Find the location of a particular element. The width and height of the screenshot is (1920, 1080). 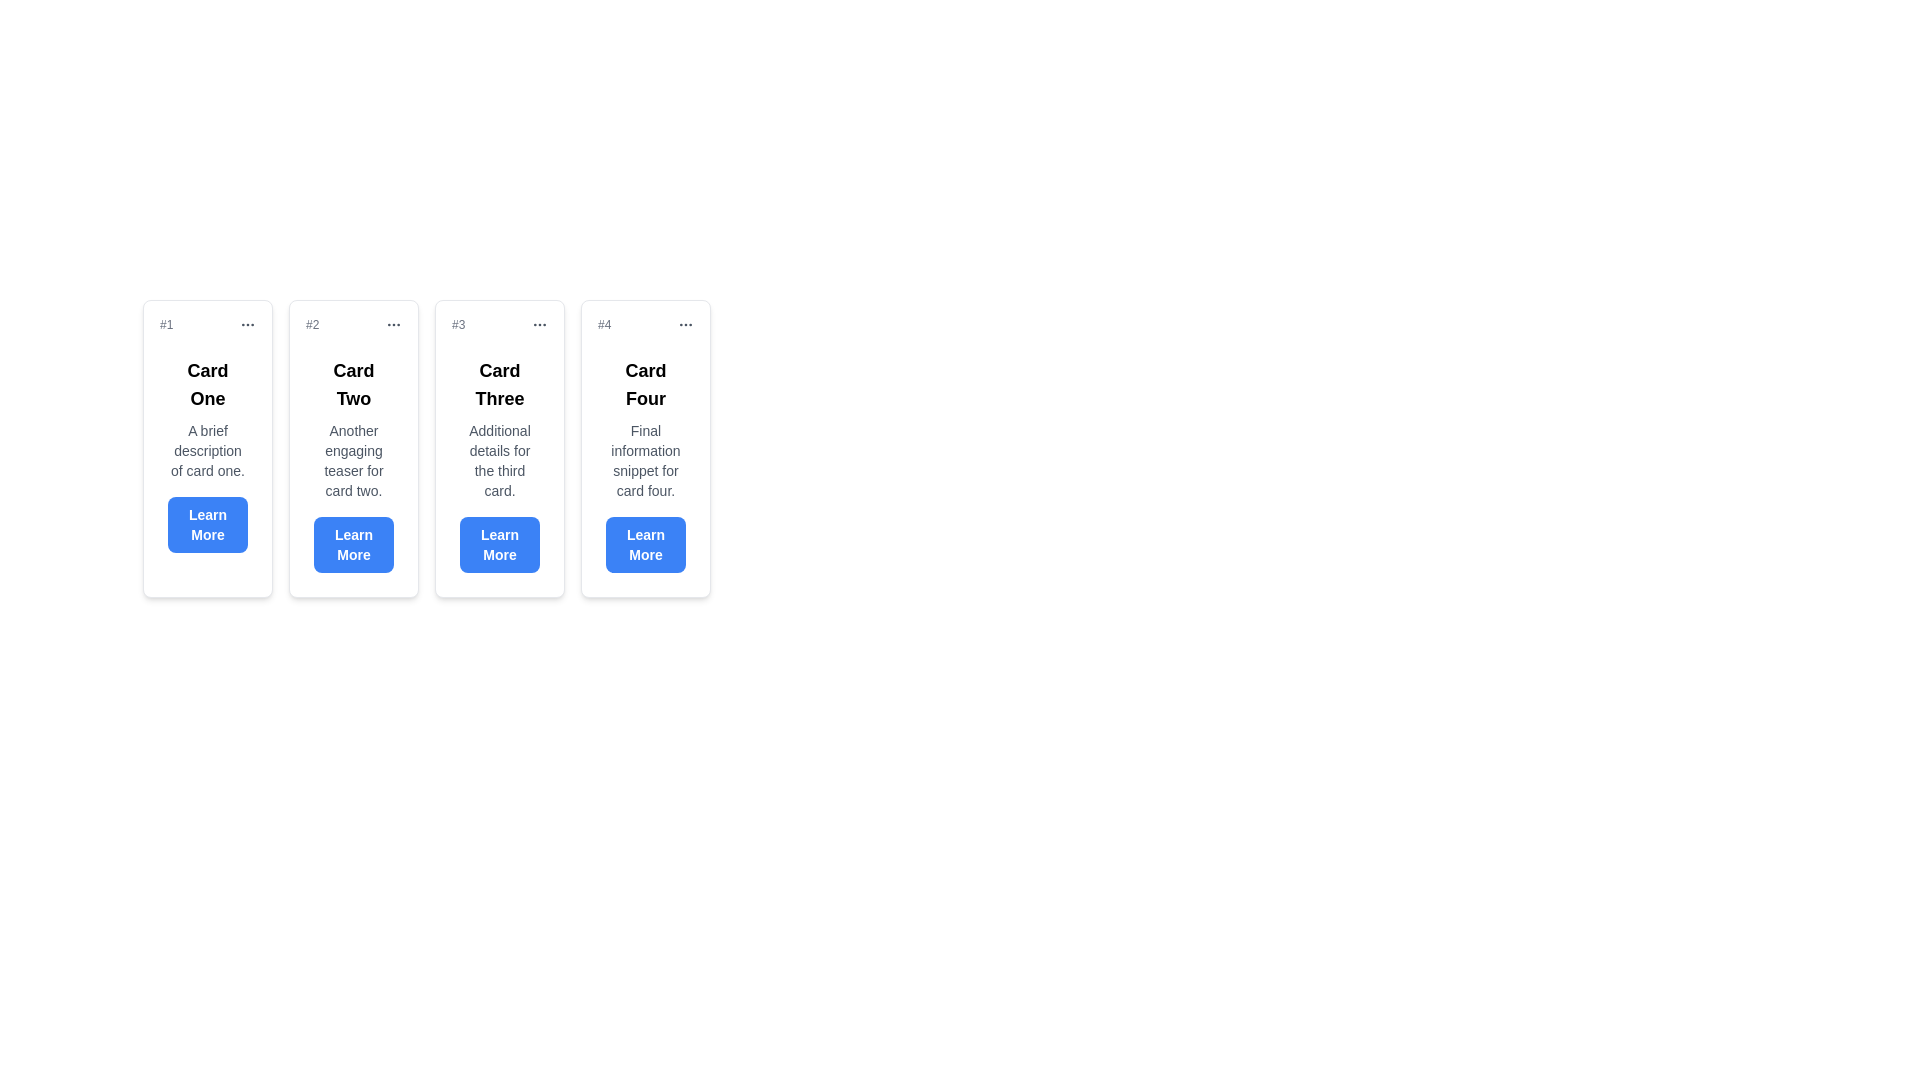

the small gray text label displaying '#2', which is located in the upper-left corner of the second card, adjacent to the ellipsis icon is located at coordinates (311, 323).